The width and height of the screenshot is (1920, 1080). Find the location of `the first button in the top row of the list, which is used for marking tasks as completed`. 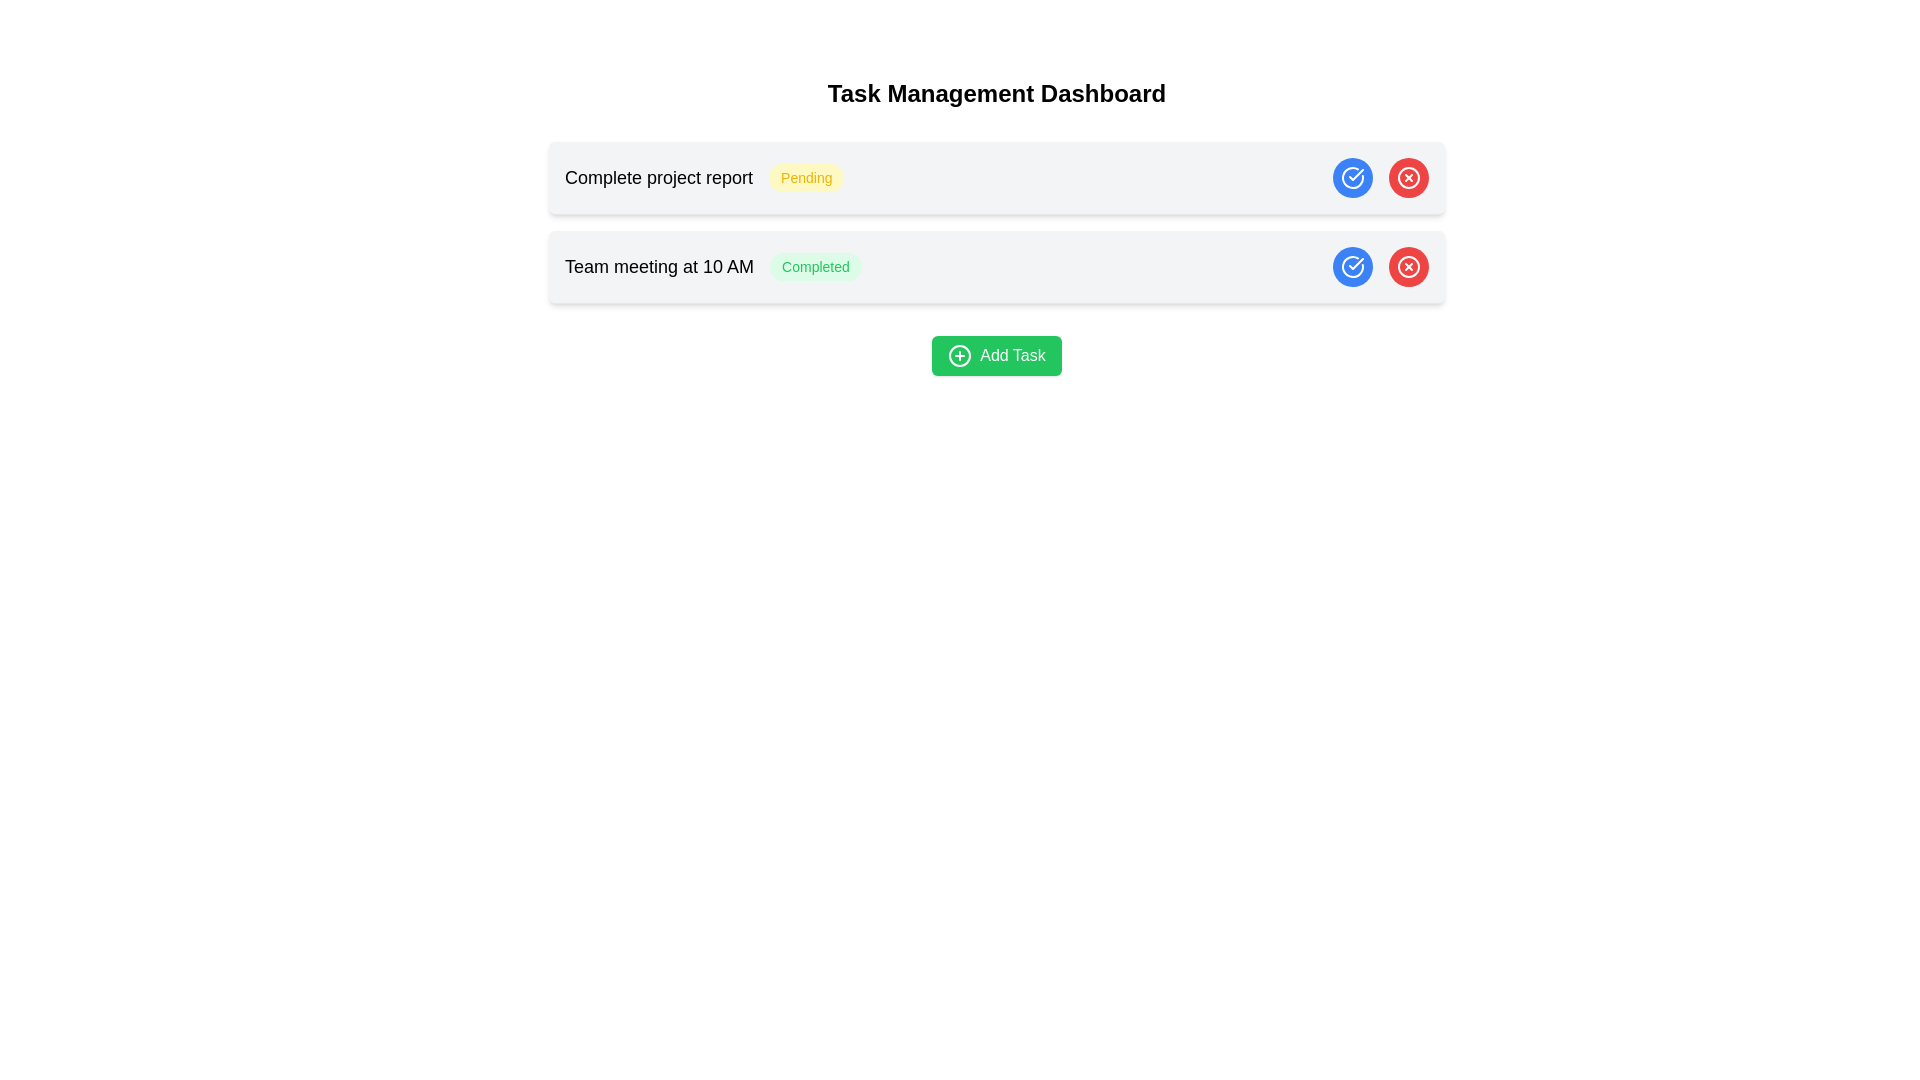

the first button in the top row of the list, which is used for marking tasks as completed is located at coordinates (1353, 176).